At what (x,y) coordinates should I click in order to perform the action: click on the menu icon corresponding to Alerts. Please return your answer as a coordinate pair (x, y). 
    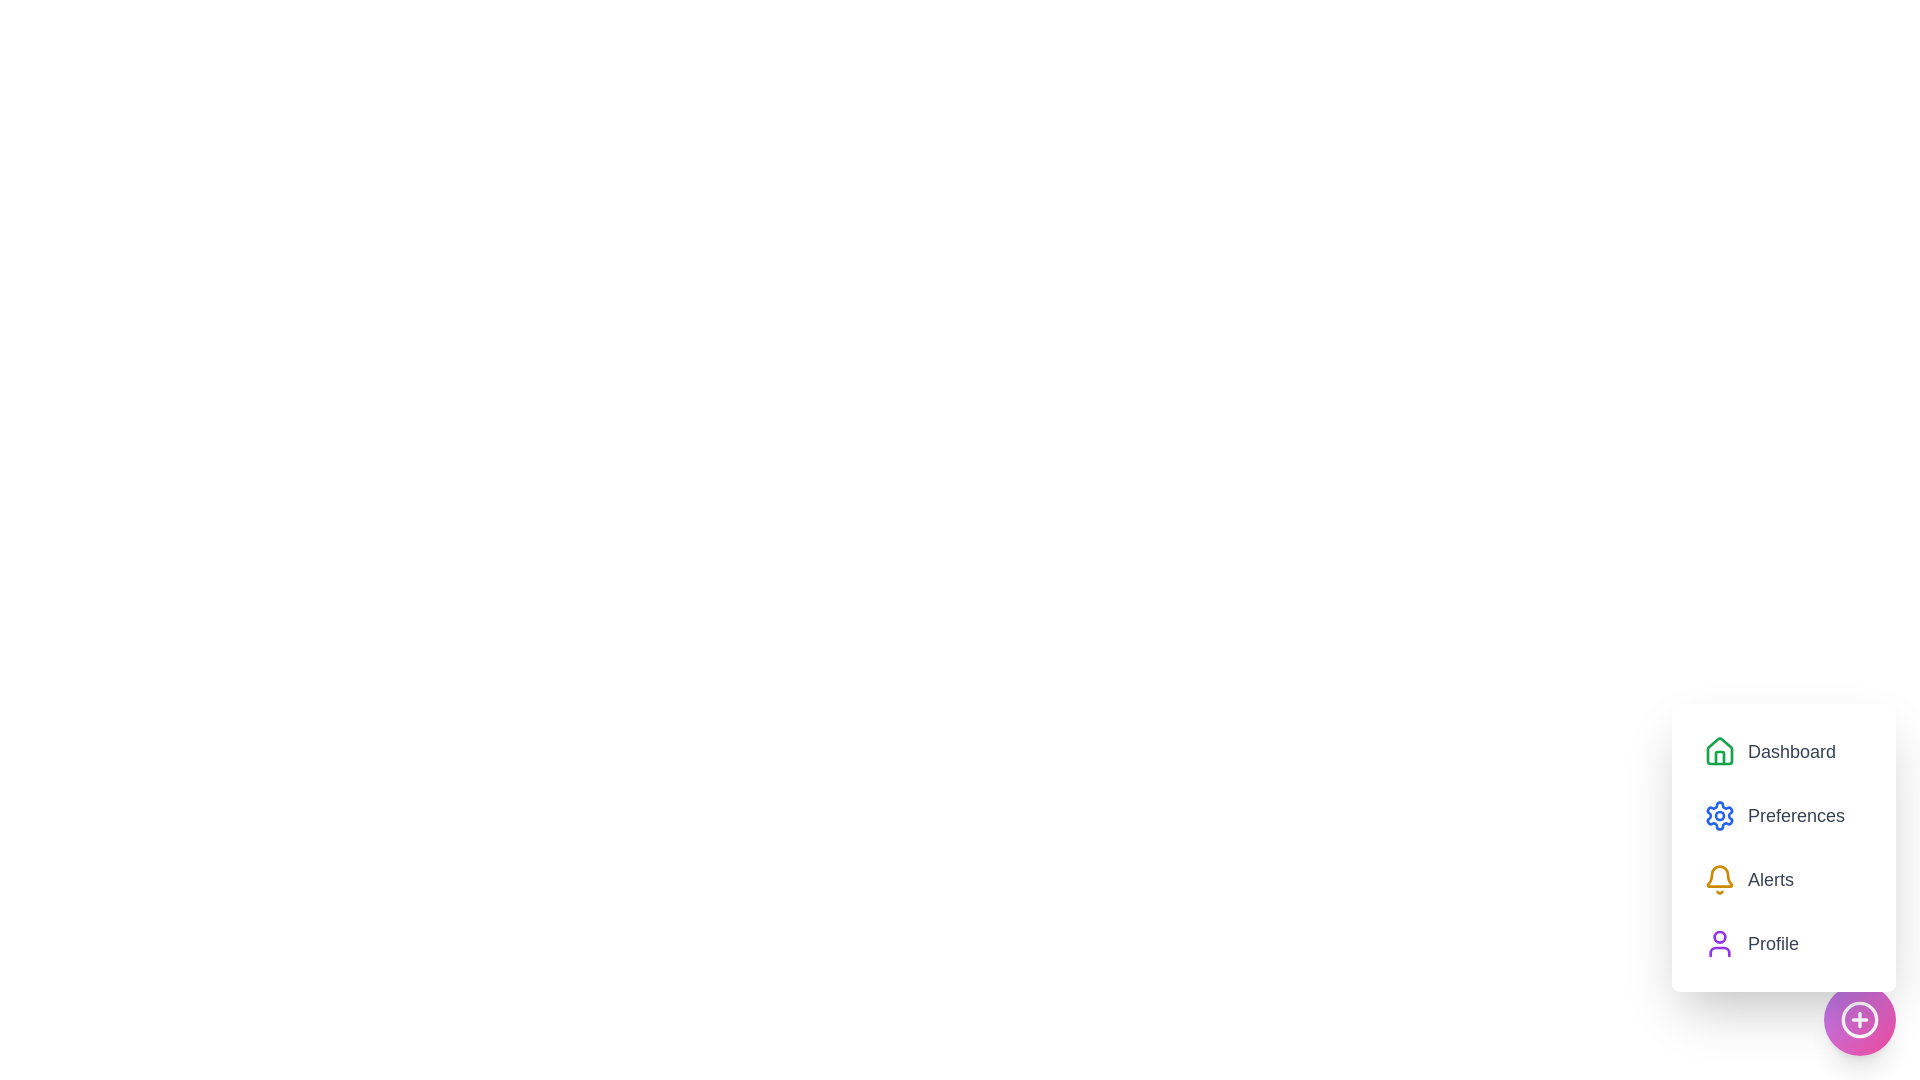
    Looking at the image, I should click on (1718, 878).